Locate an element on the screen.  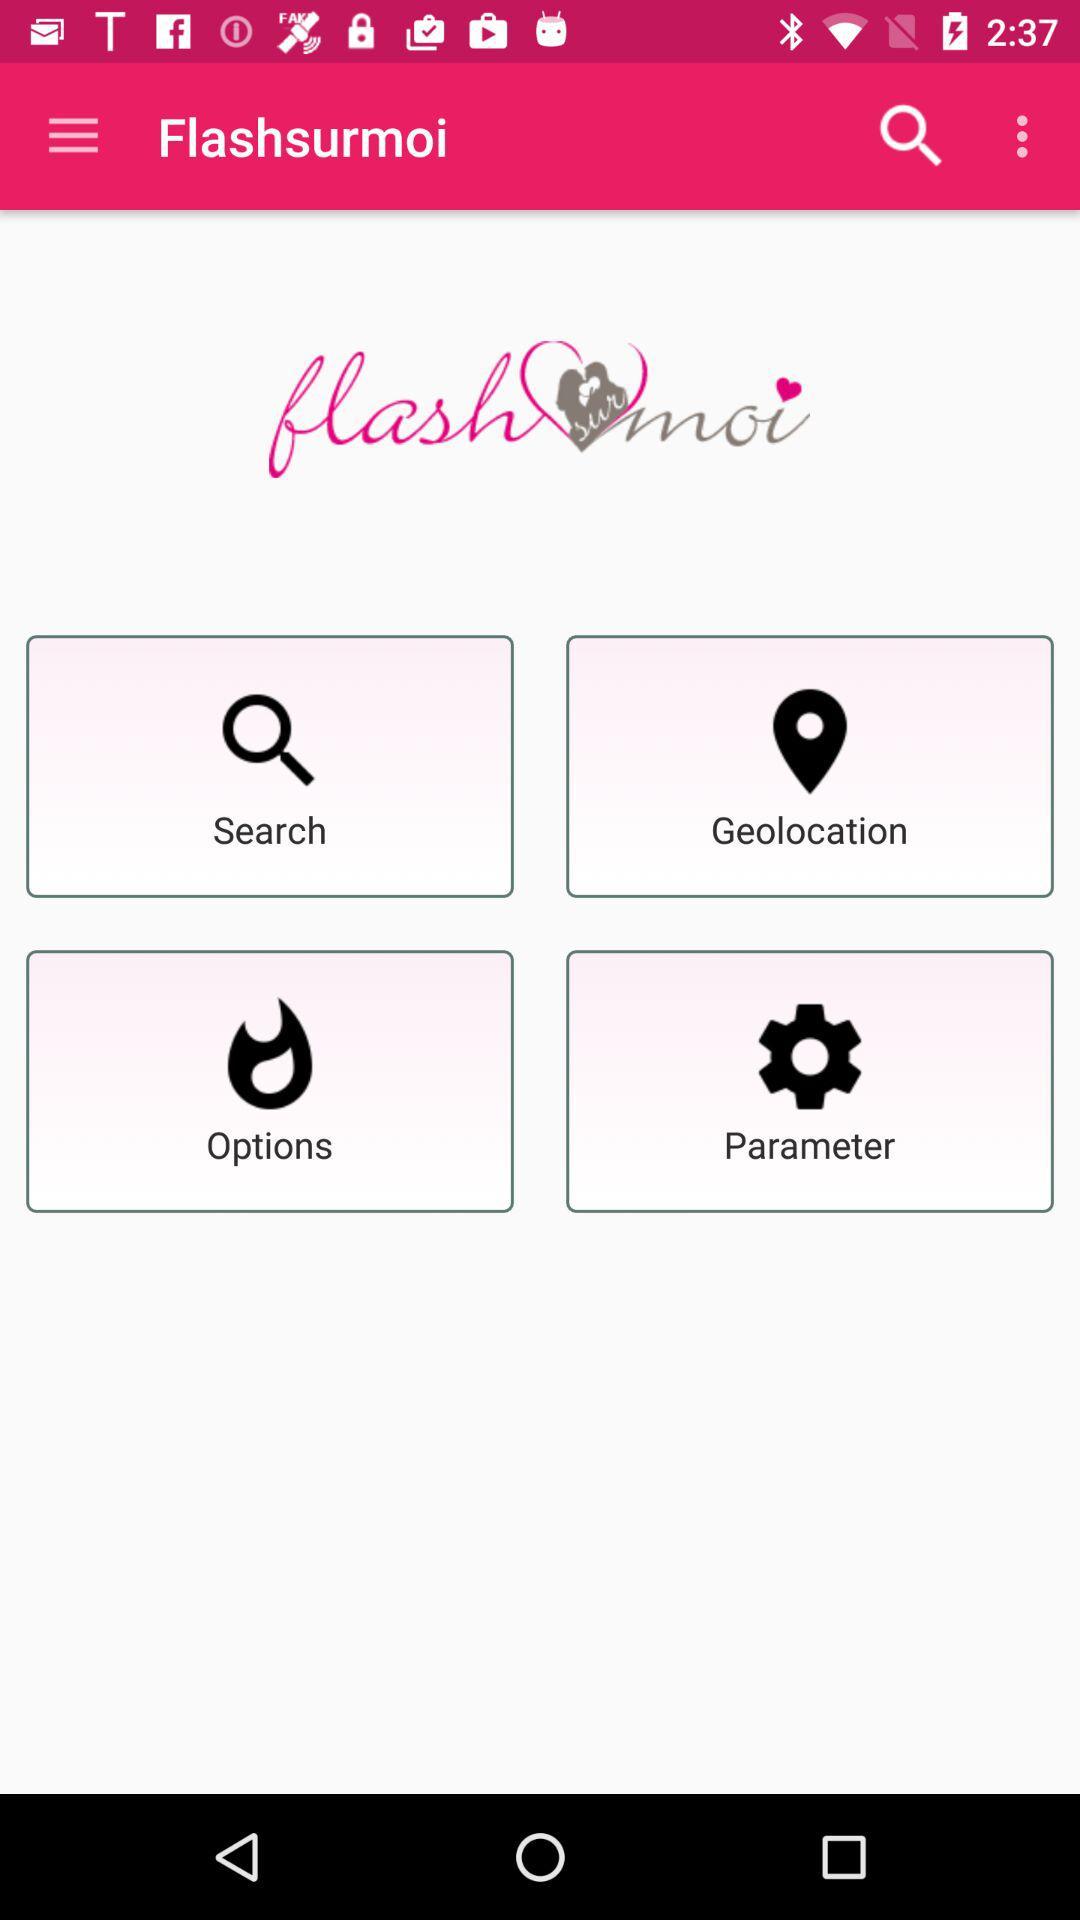
the search icon is located at coordinates (270, 740).